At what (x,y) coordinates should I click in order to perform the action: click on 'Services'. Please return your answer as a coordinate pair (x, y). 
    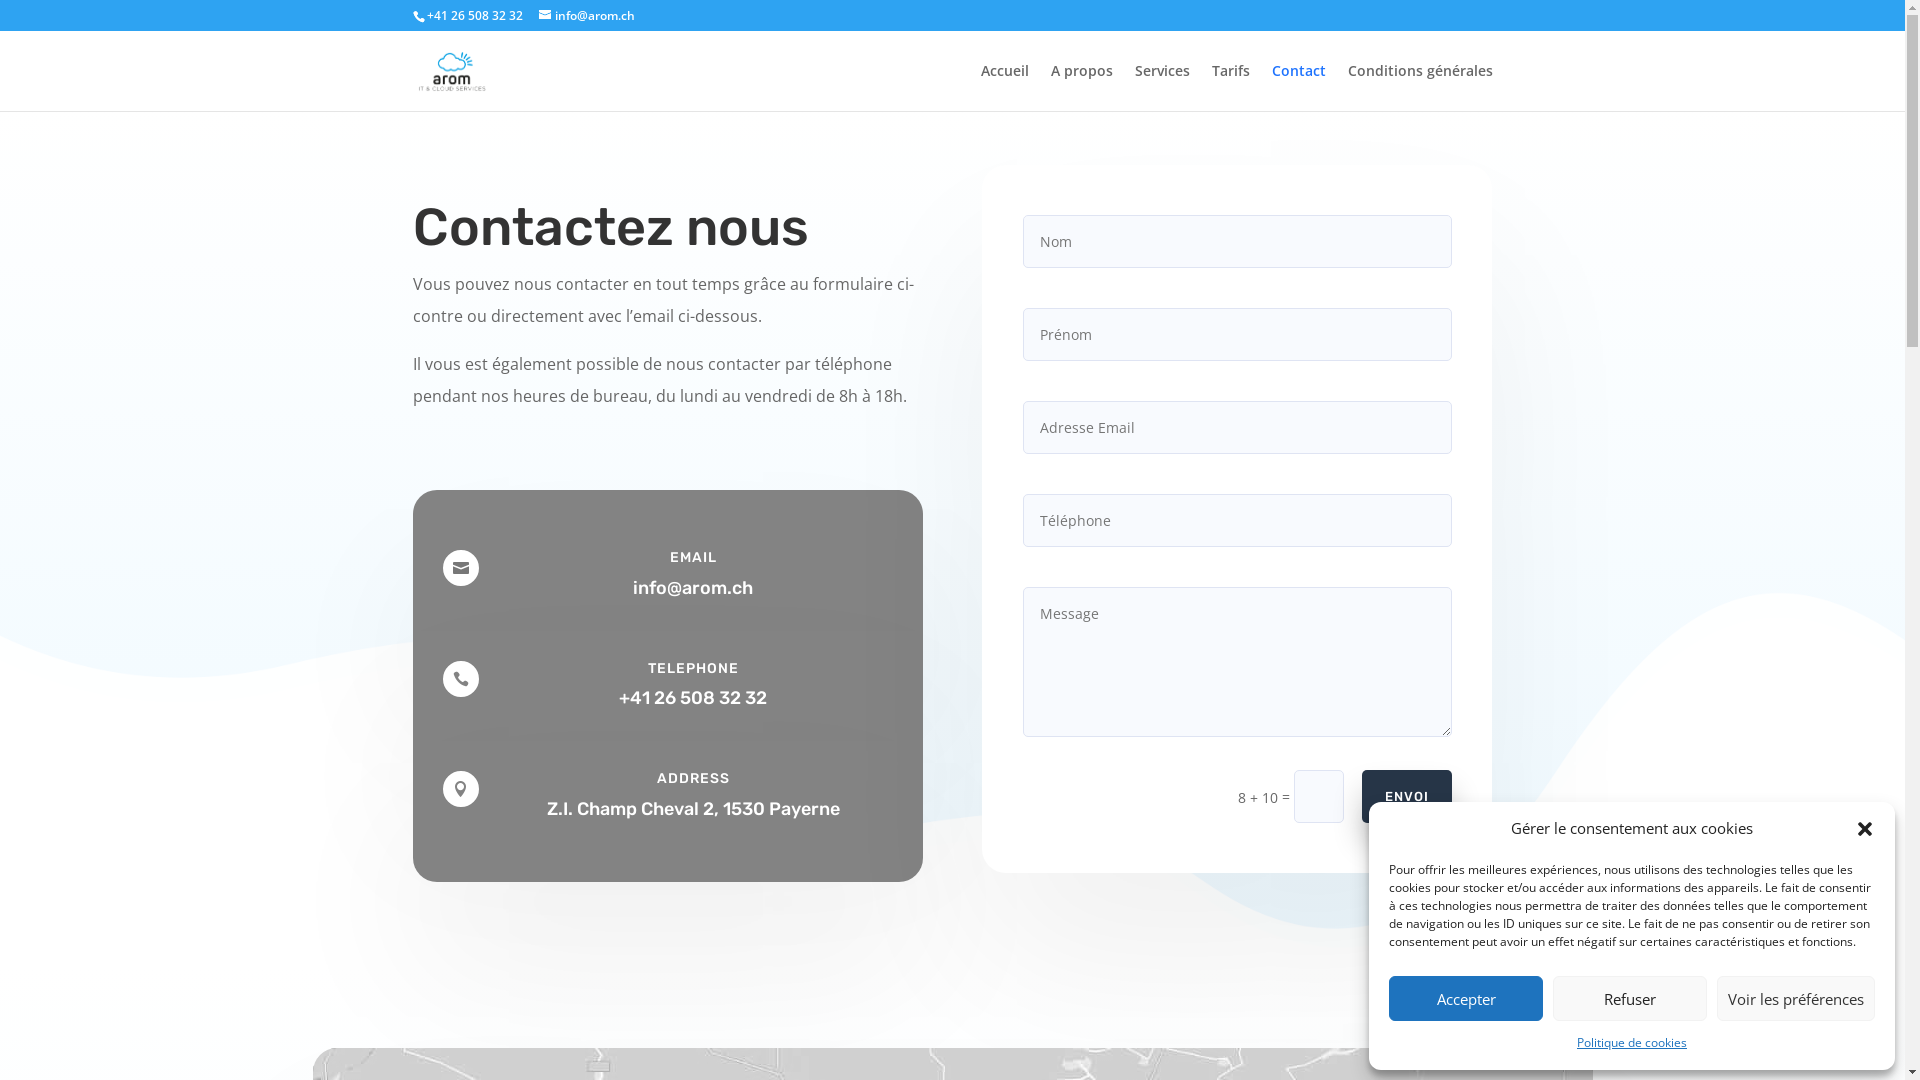
    Looking at the image, I should click on (1161, 86).